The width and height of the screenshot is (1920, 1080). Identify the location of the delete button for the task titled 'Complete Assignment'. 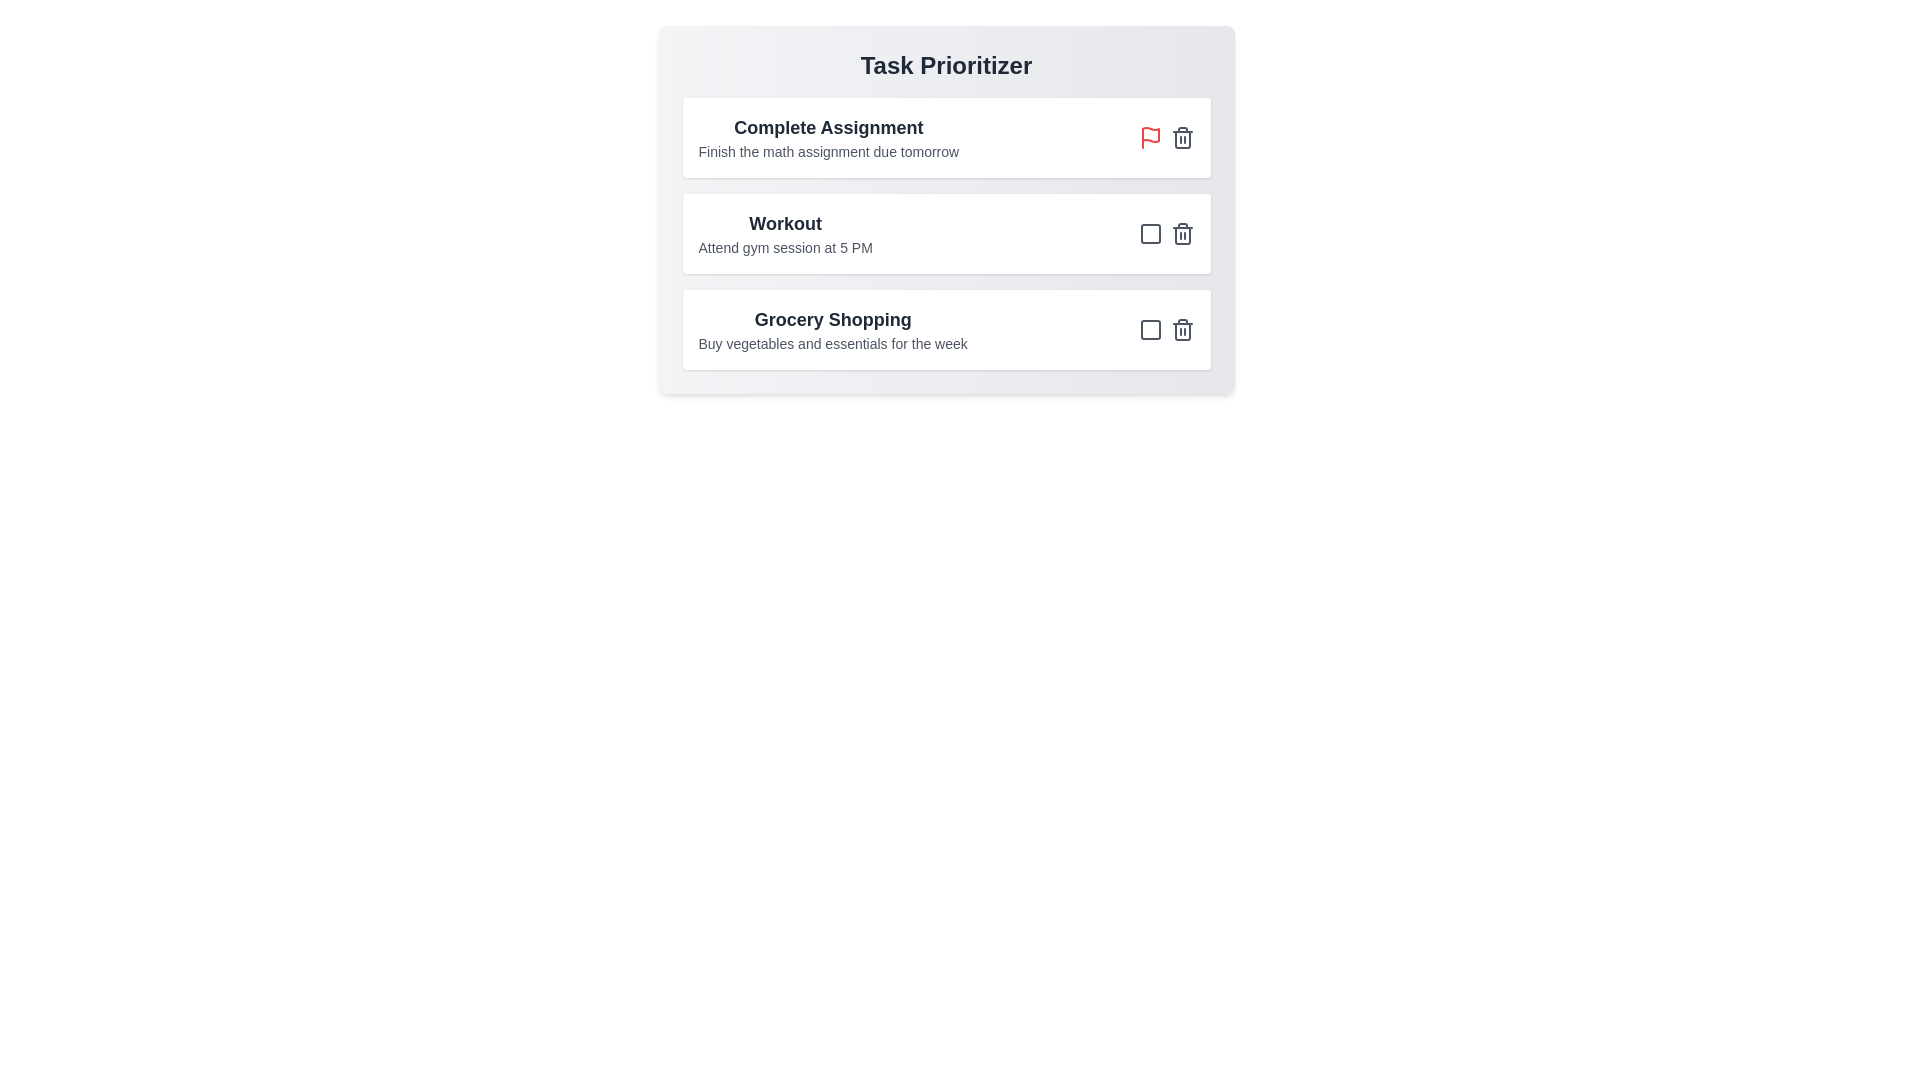
(1182, 137).